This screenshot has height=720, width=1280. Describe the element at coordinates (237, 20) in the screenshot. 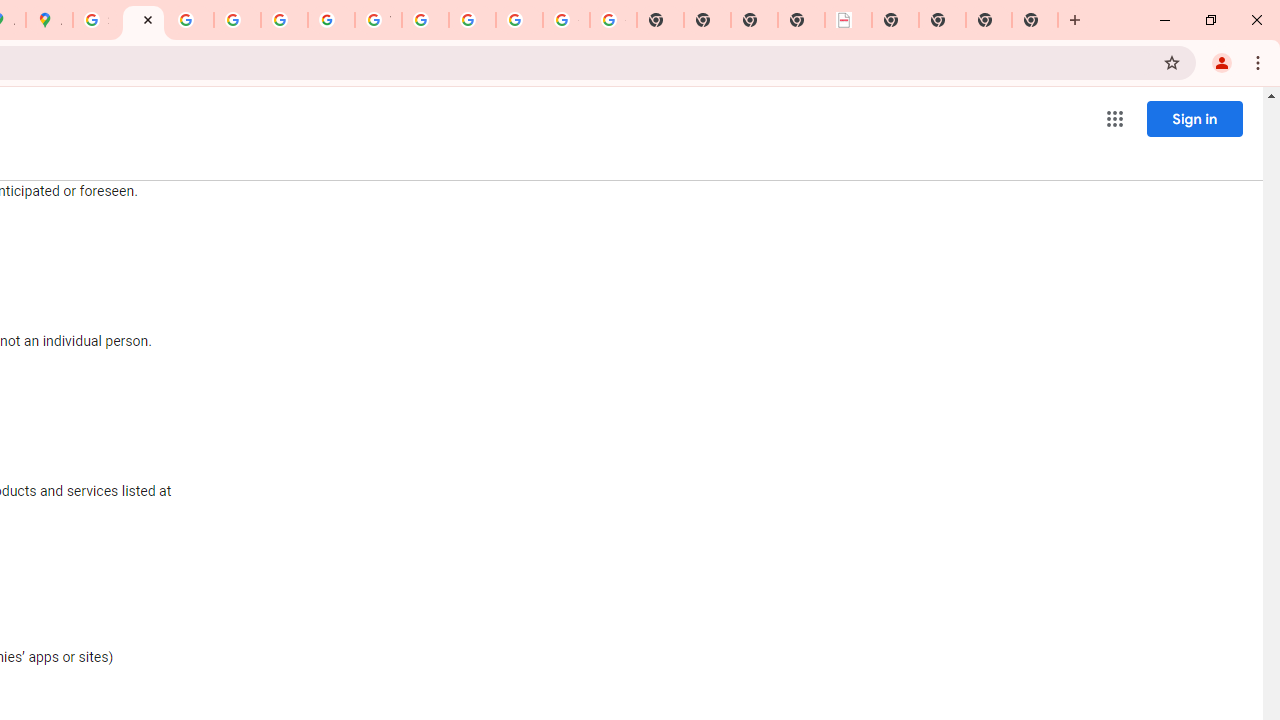

I see `'Privacy Help Center - Policies Help'` at that location.